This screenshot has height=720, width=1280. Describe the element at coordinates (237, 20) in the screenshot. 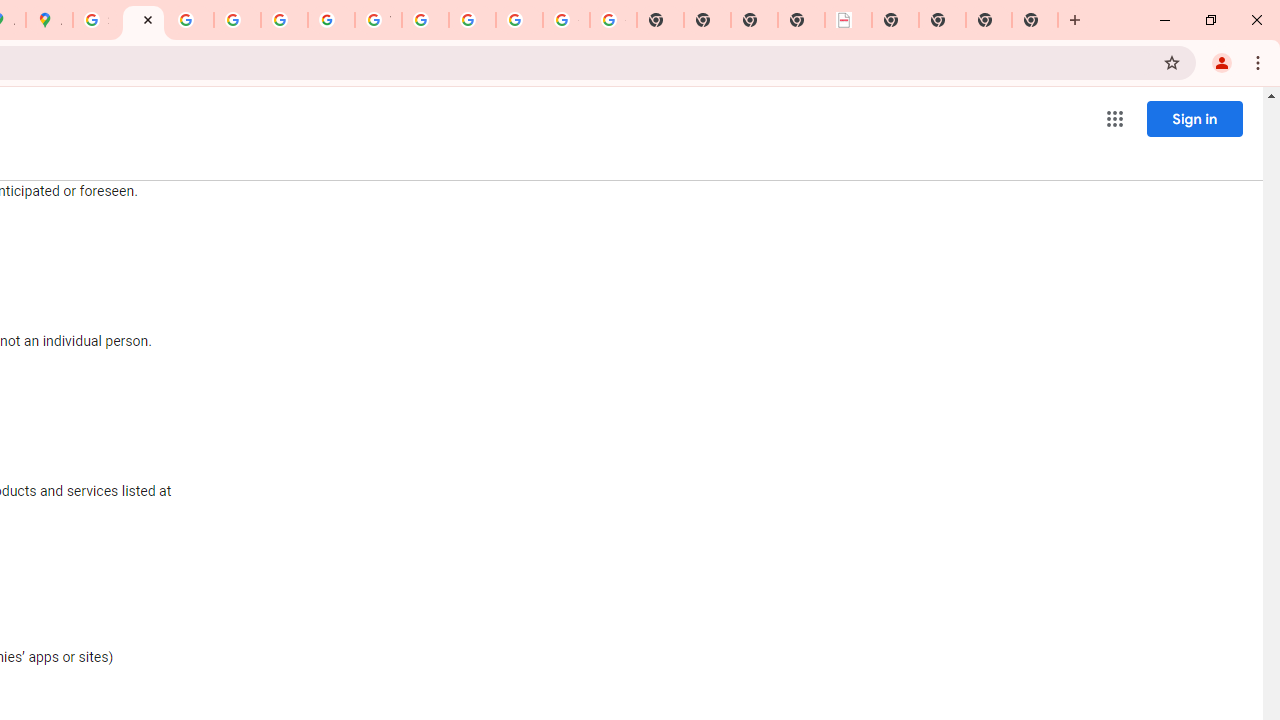

I see `'Privacy Help Center - Policies Help'` at that location.